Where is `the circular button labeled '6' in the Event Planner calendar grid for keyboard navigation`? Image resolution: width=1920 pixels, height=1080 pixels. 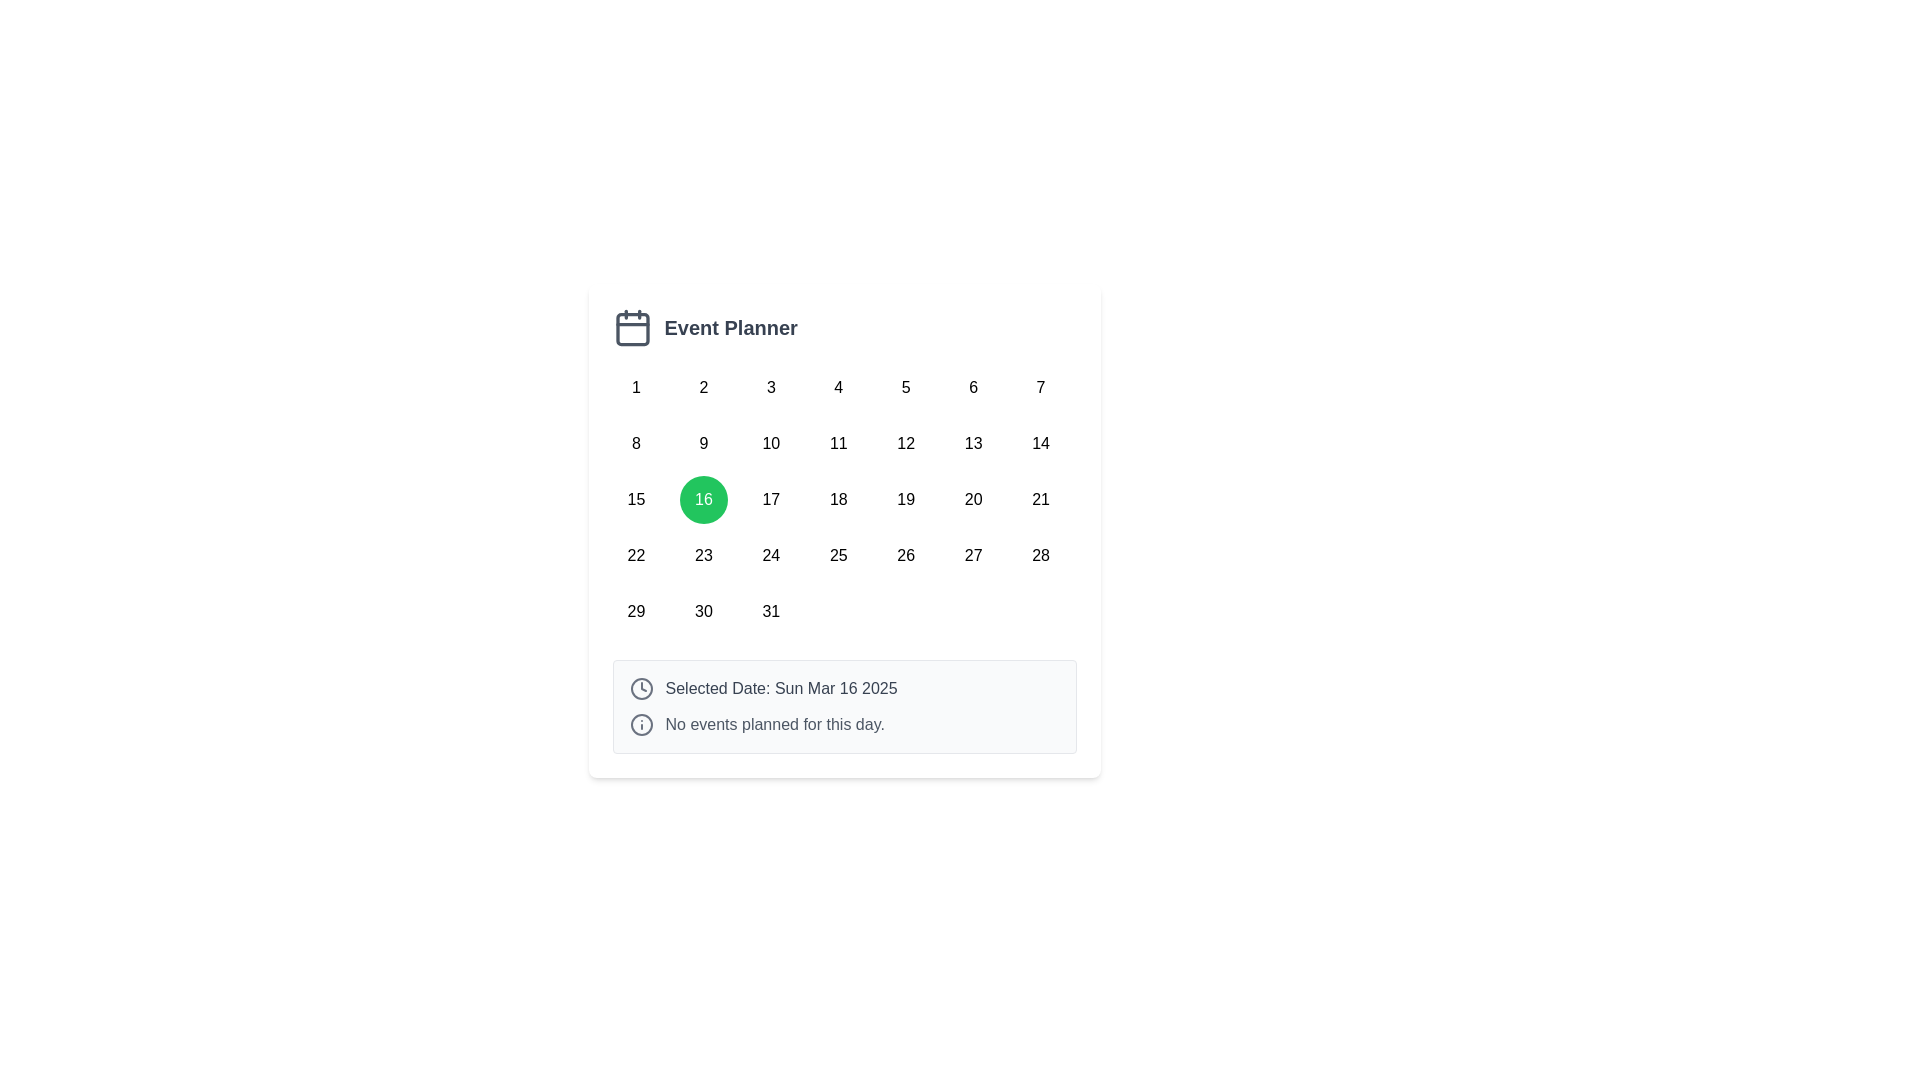
the circular button labeled '6' in the Event Planner calendar grid for keyboard navigation is located at coordinates (973, 388).